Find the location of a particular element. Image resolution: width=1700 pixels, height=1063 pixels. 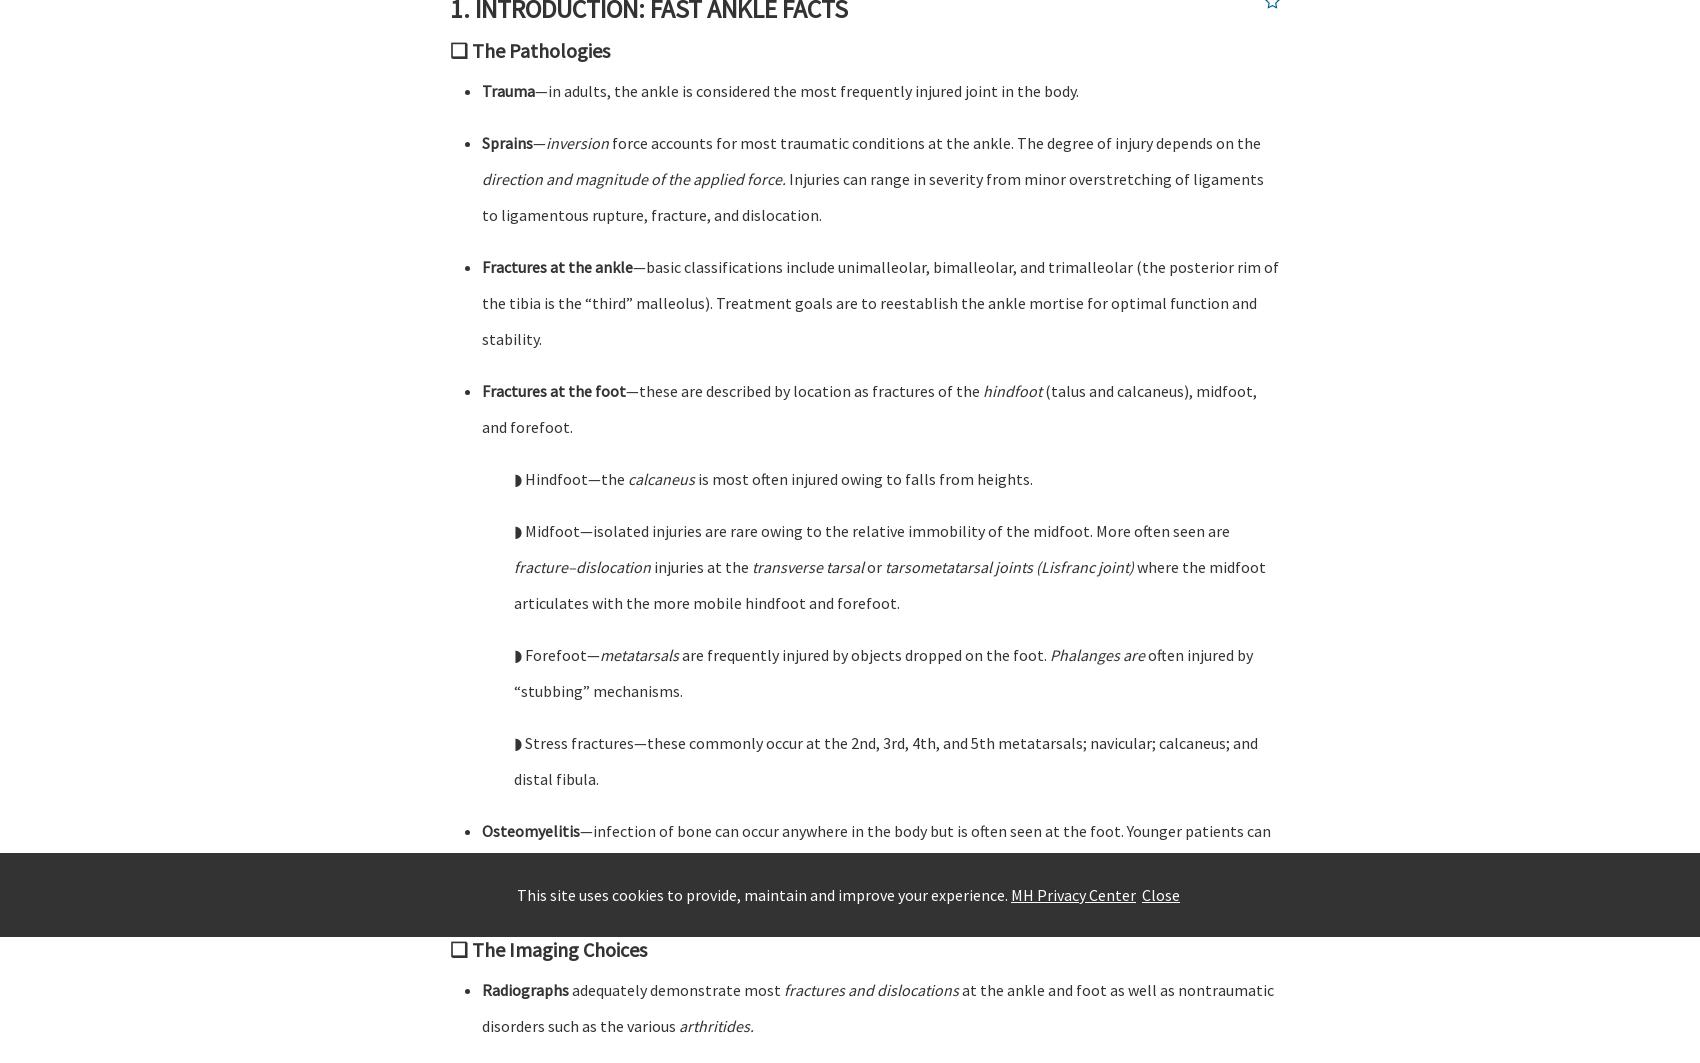

'hindfoot' is located at coordinates (1011, 390).